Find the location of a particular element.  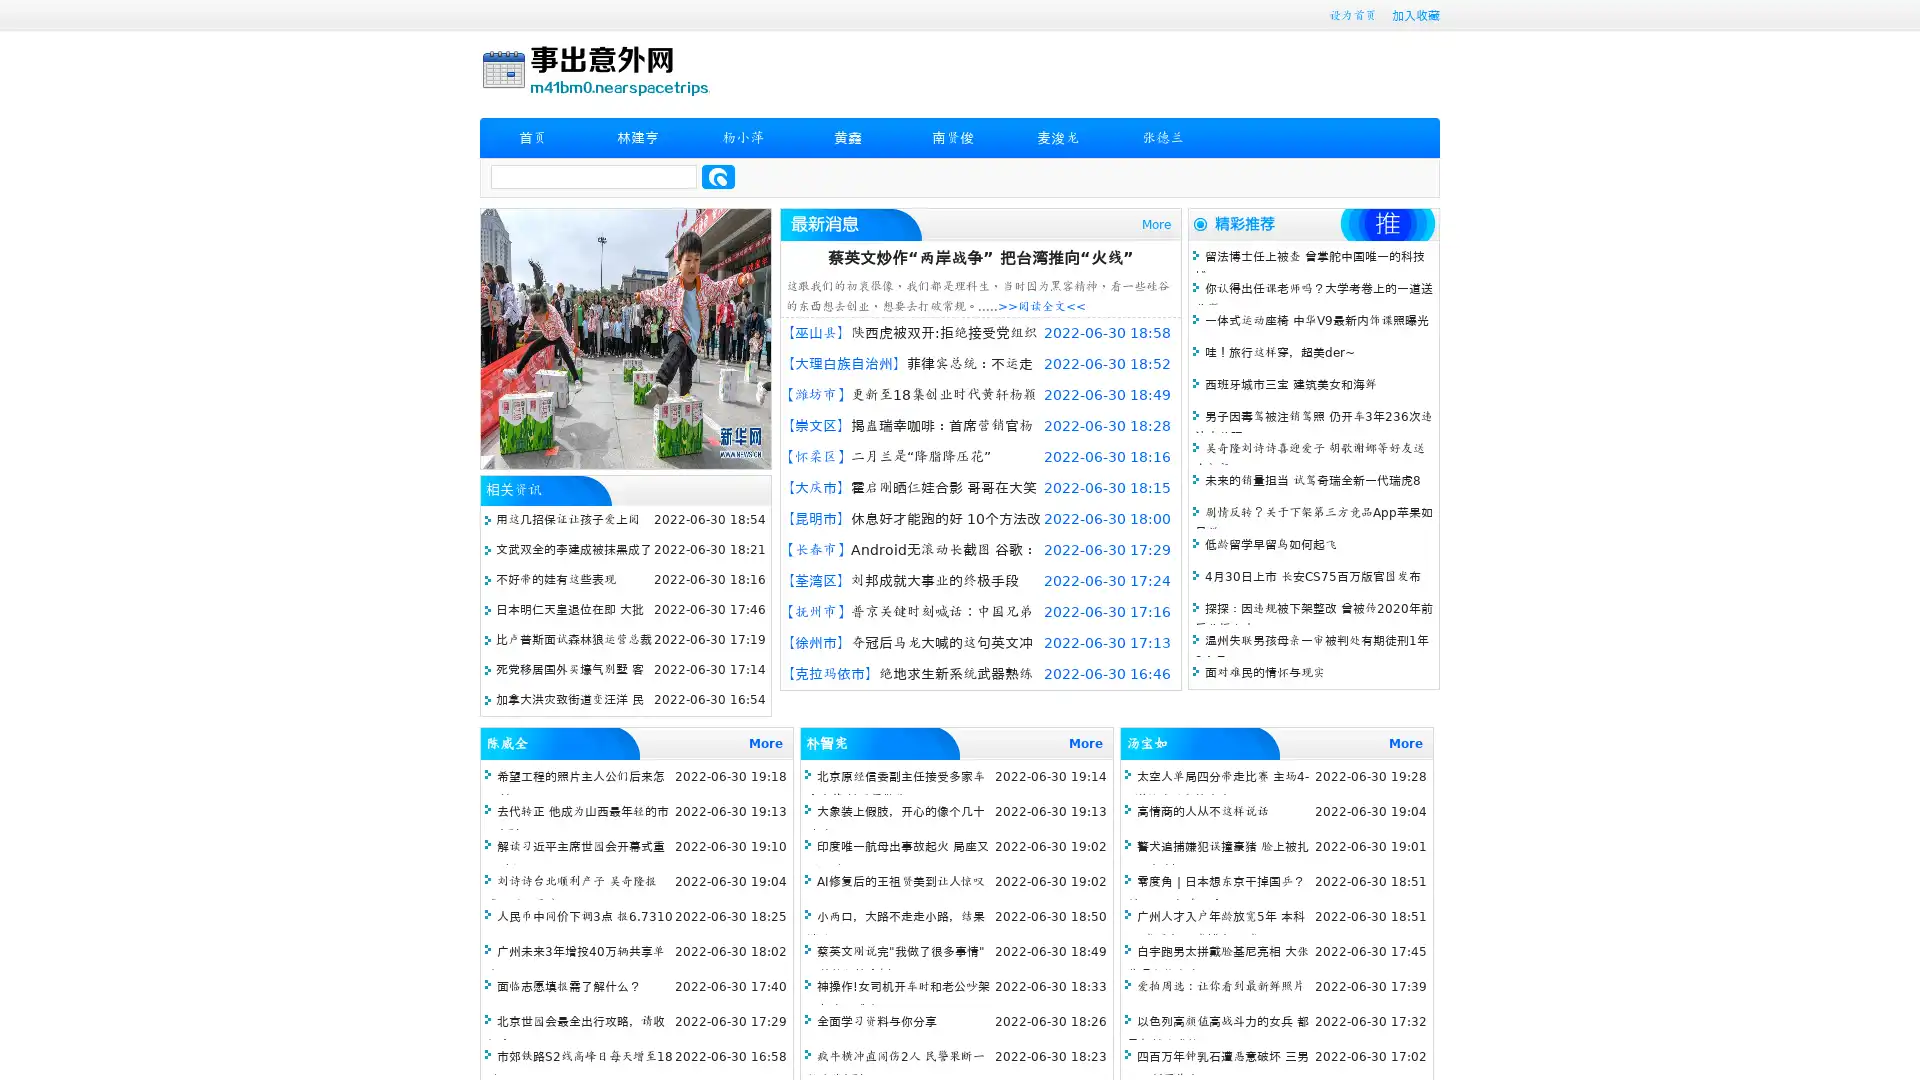

Search is located at coordinates (718, 176).